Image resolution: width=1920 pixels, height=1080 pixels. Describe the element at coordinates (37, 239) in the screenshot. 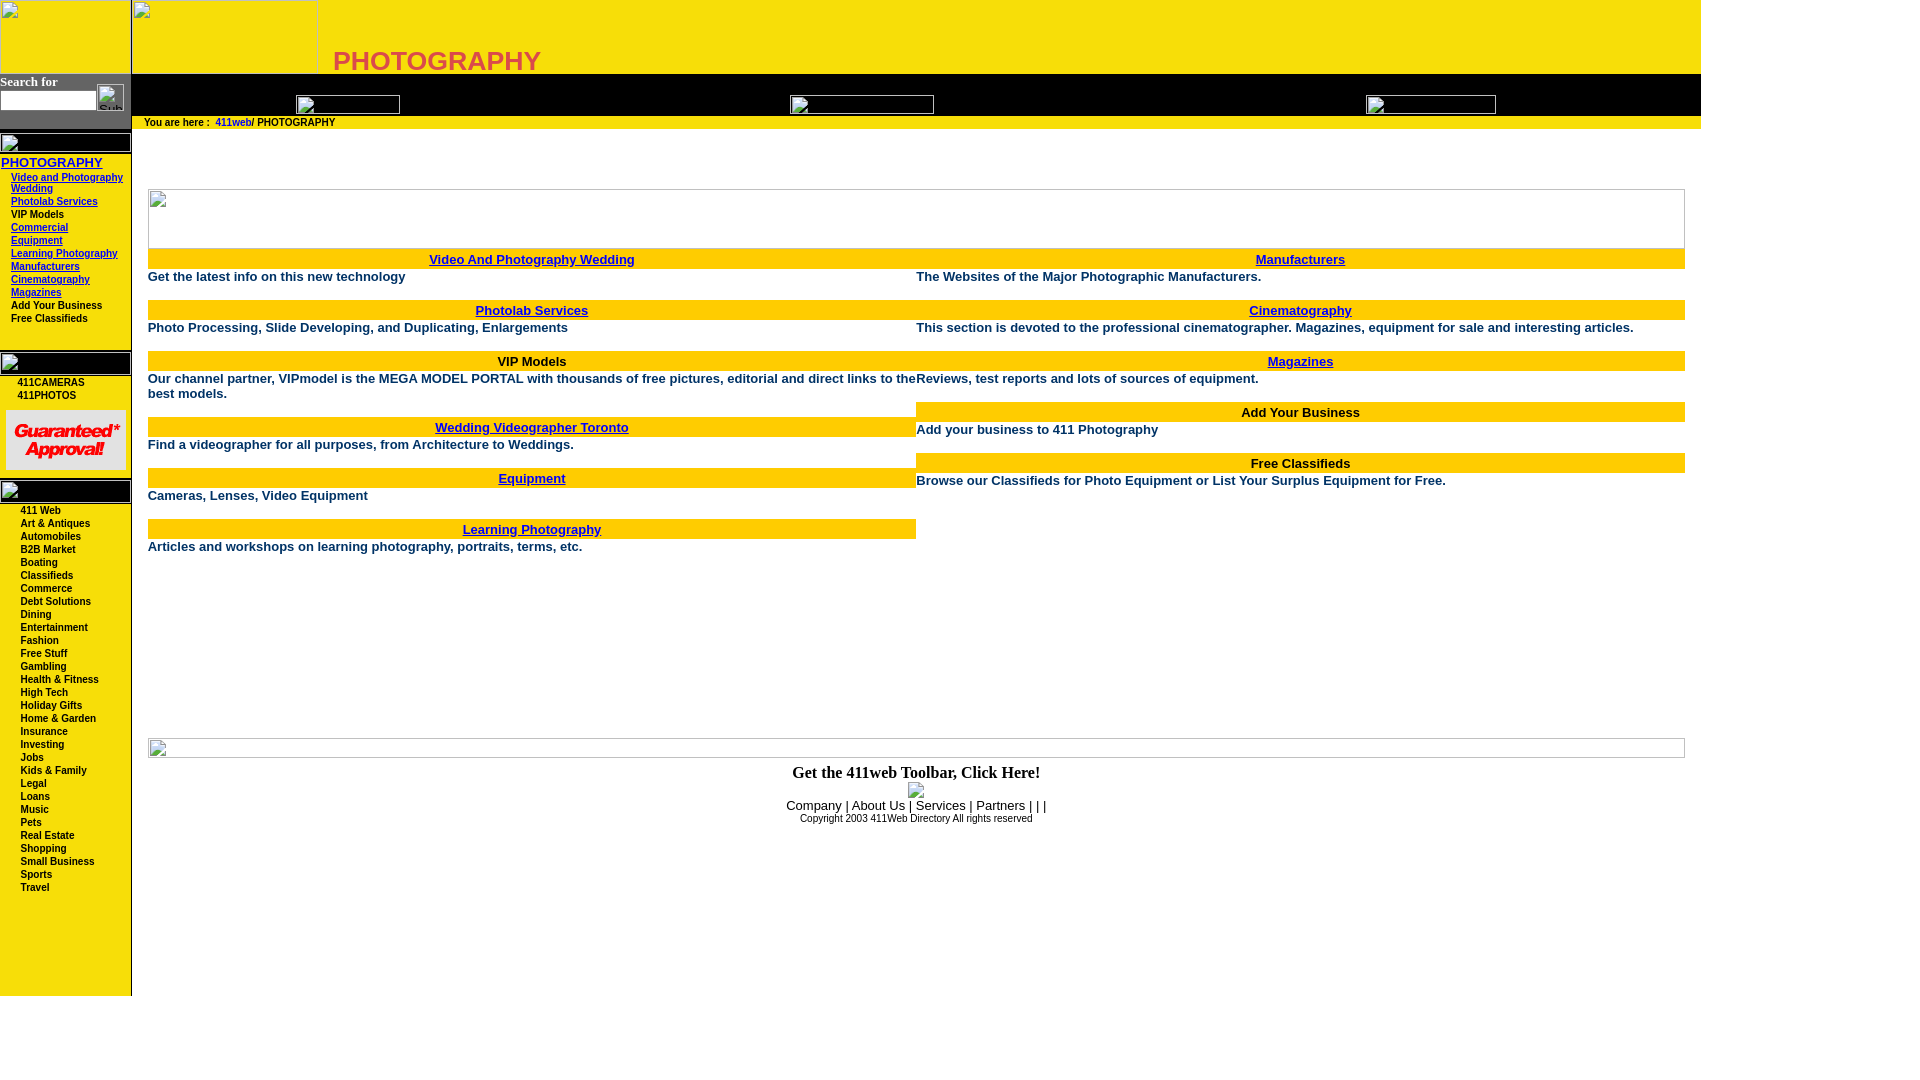

I see `'Equipment'` at that location.